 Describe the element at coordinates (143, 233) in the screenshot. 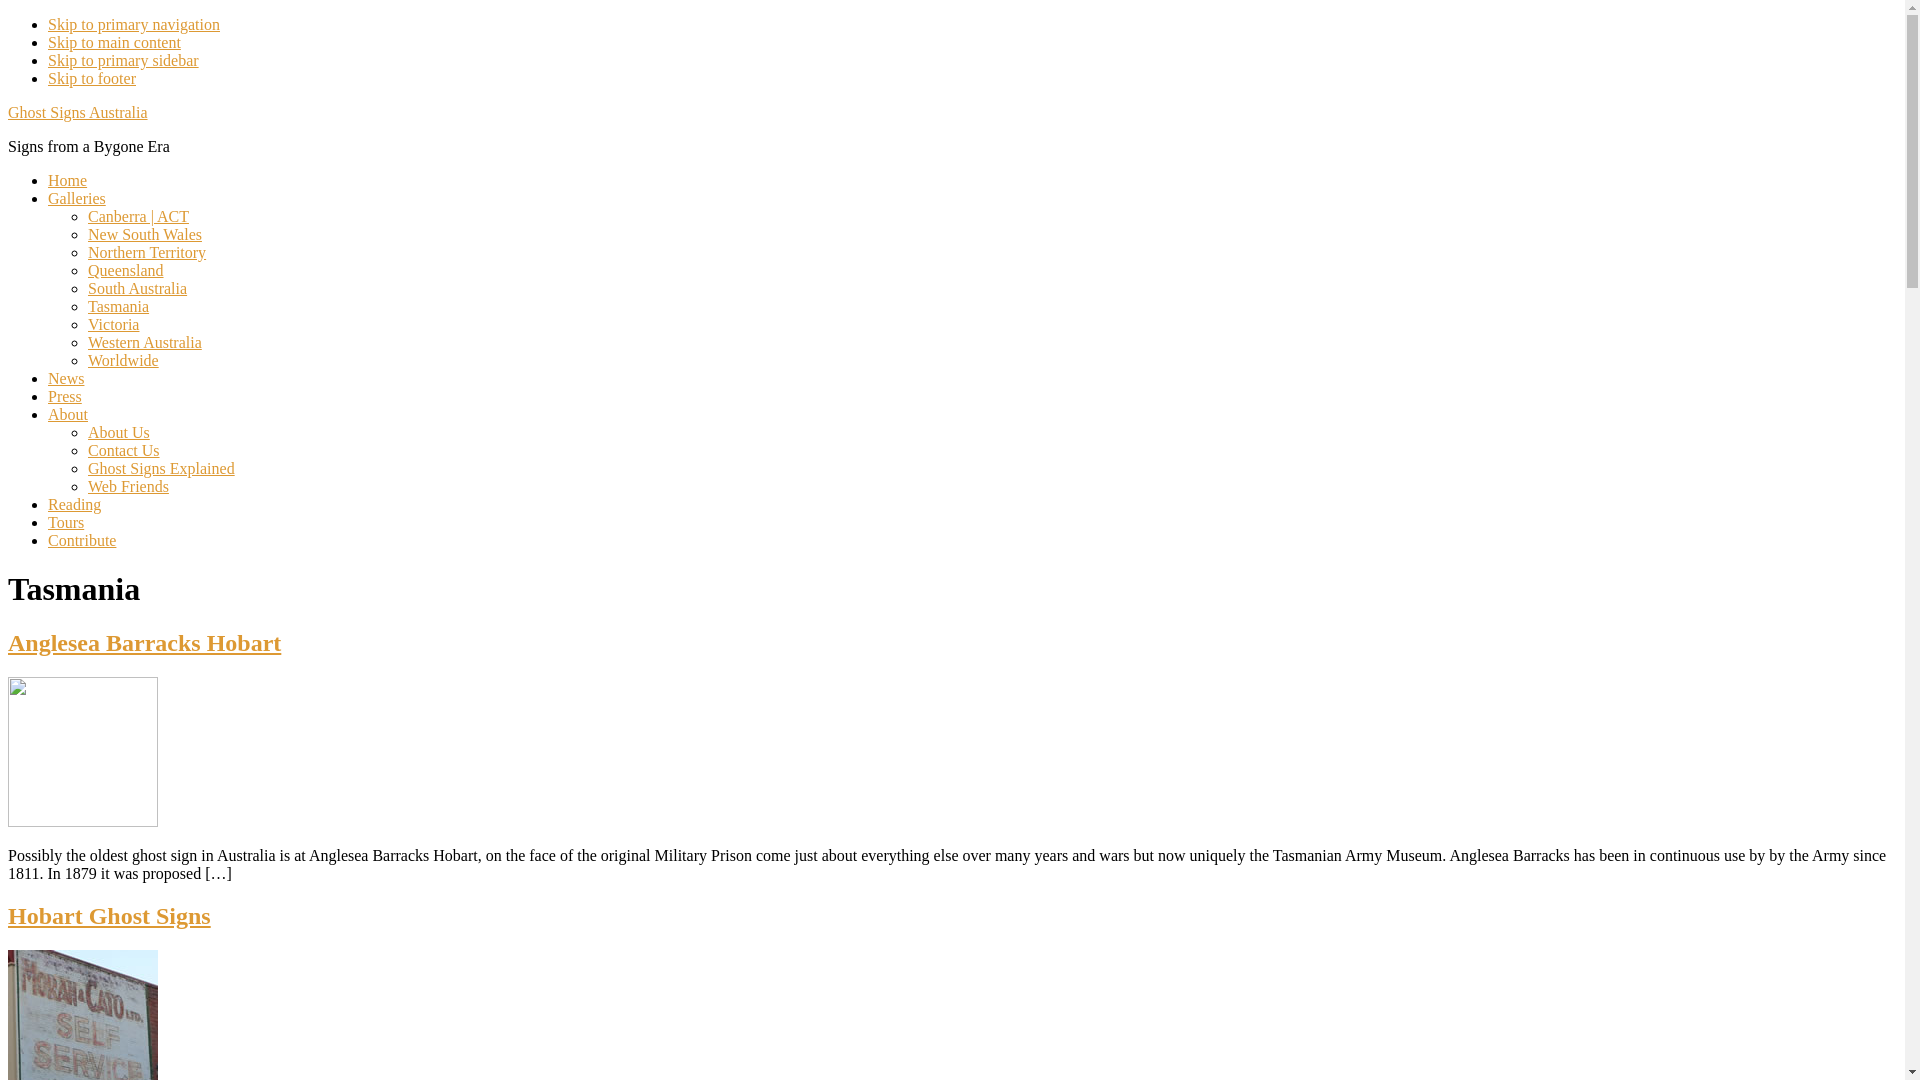

I see `'New South Wales'` at that location.